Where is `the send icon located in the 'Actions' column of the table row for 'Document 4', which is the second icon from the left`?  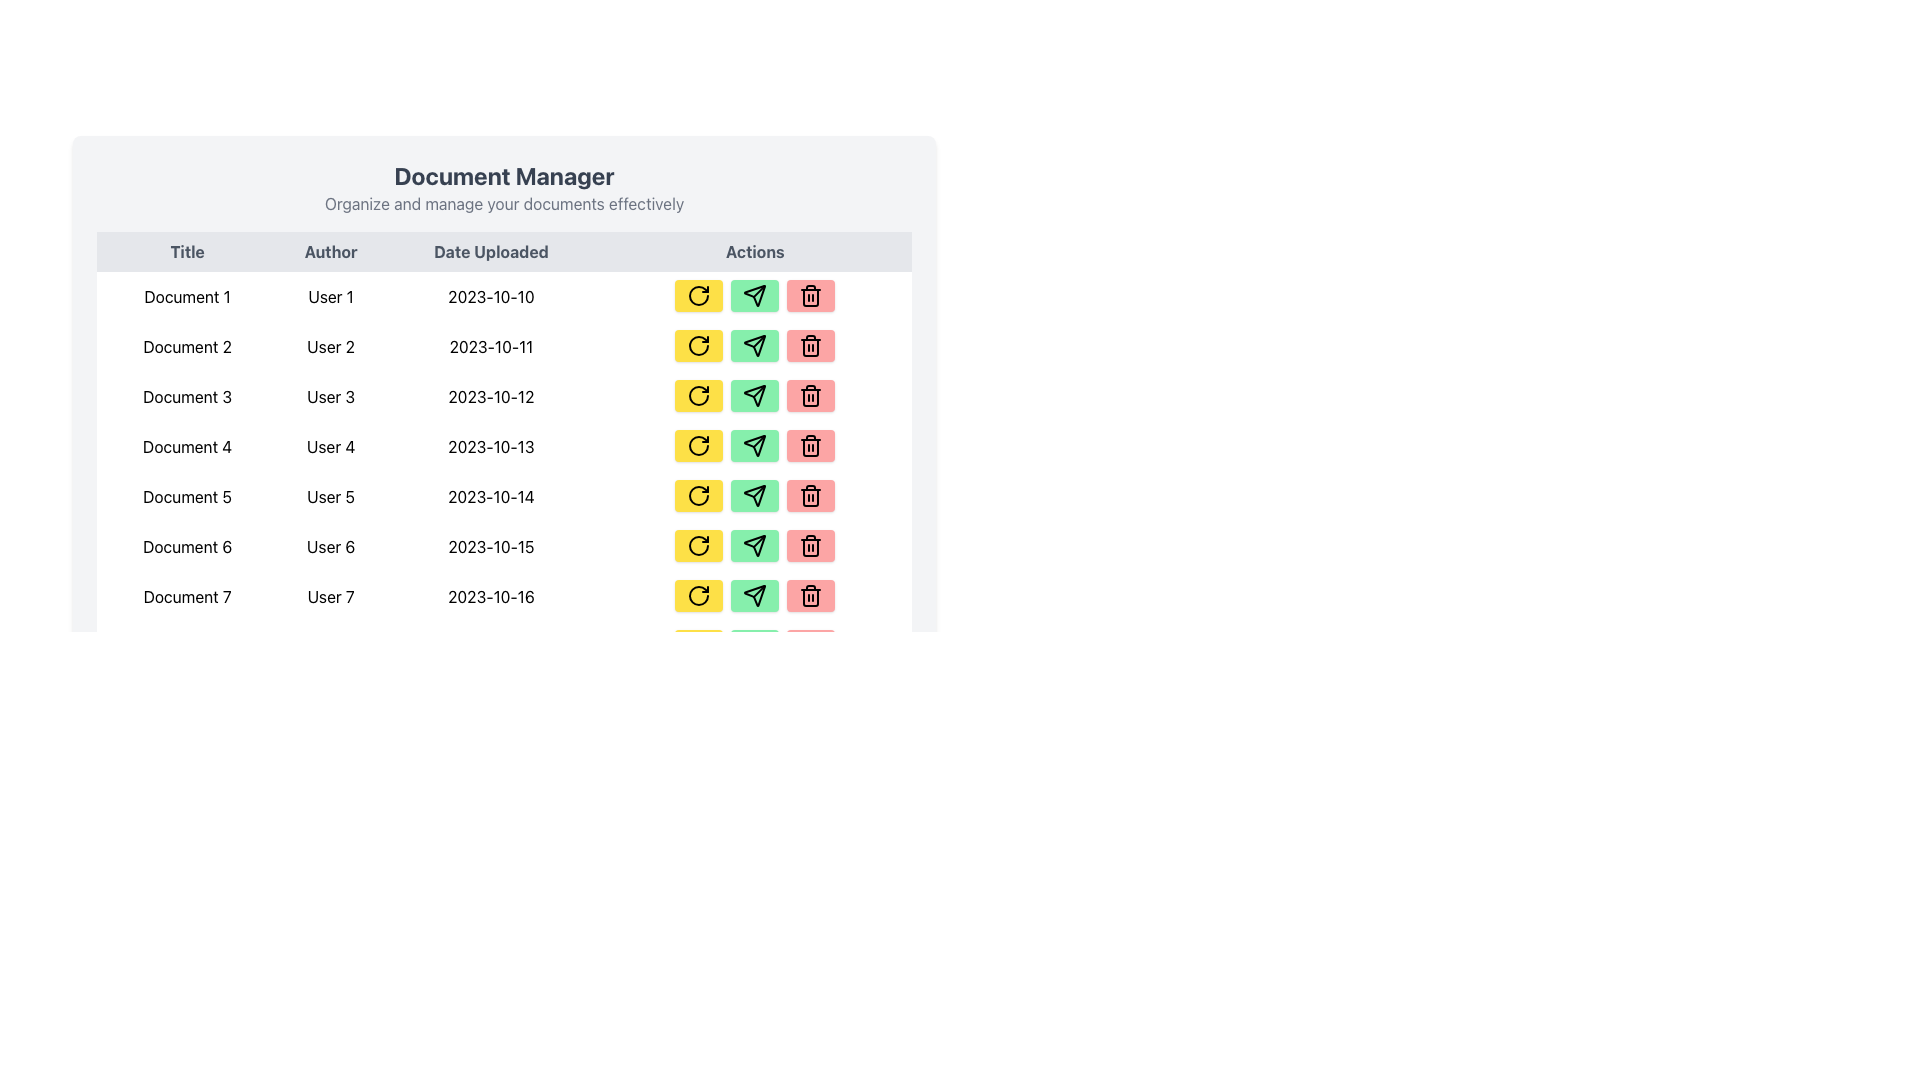 the send icon located in the 'Actions' column of the table row for 'Document 4', which is the second icon from the left is located at coordinates (754, 445).